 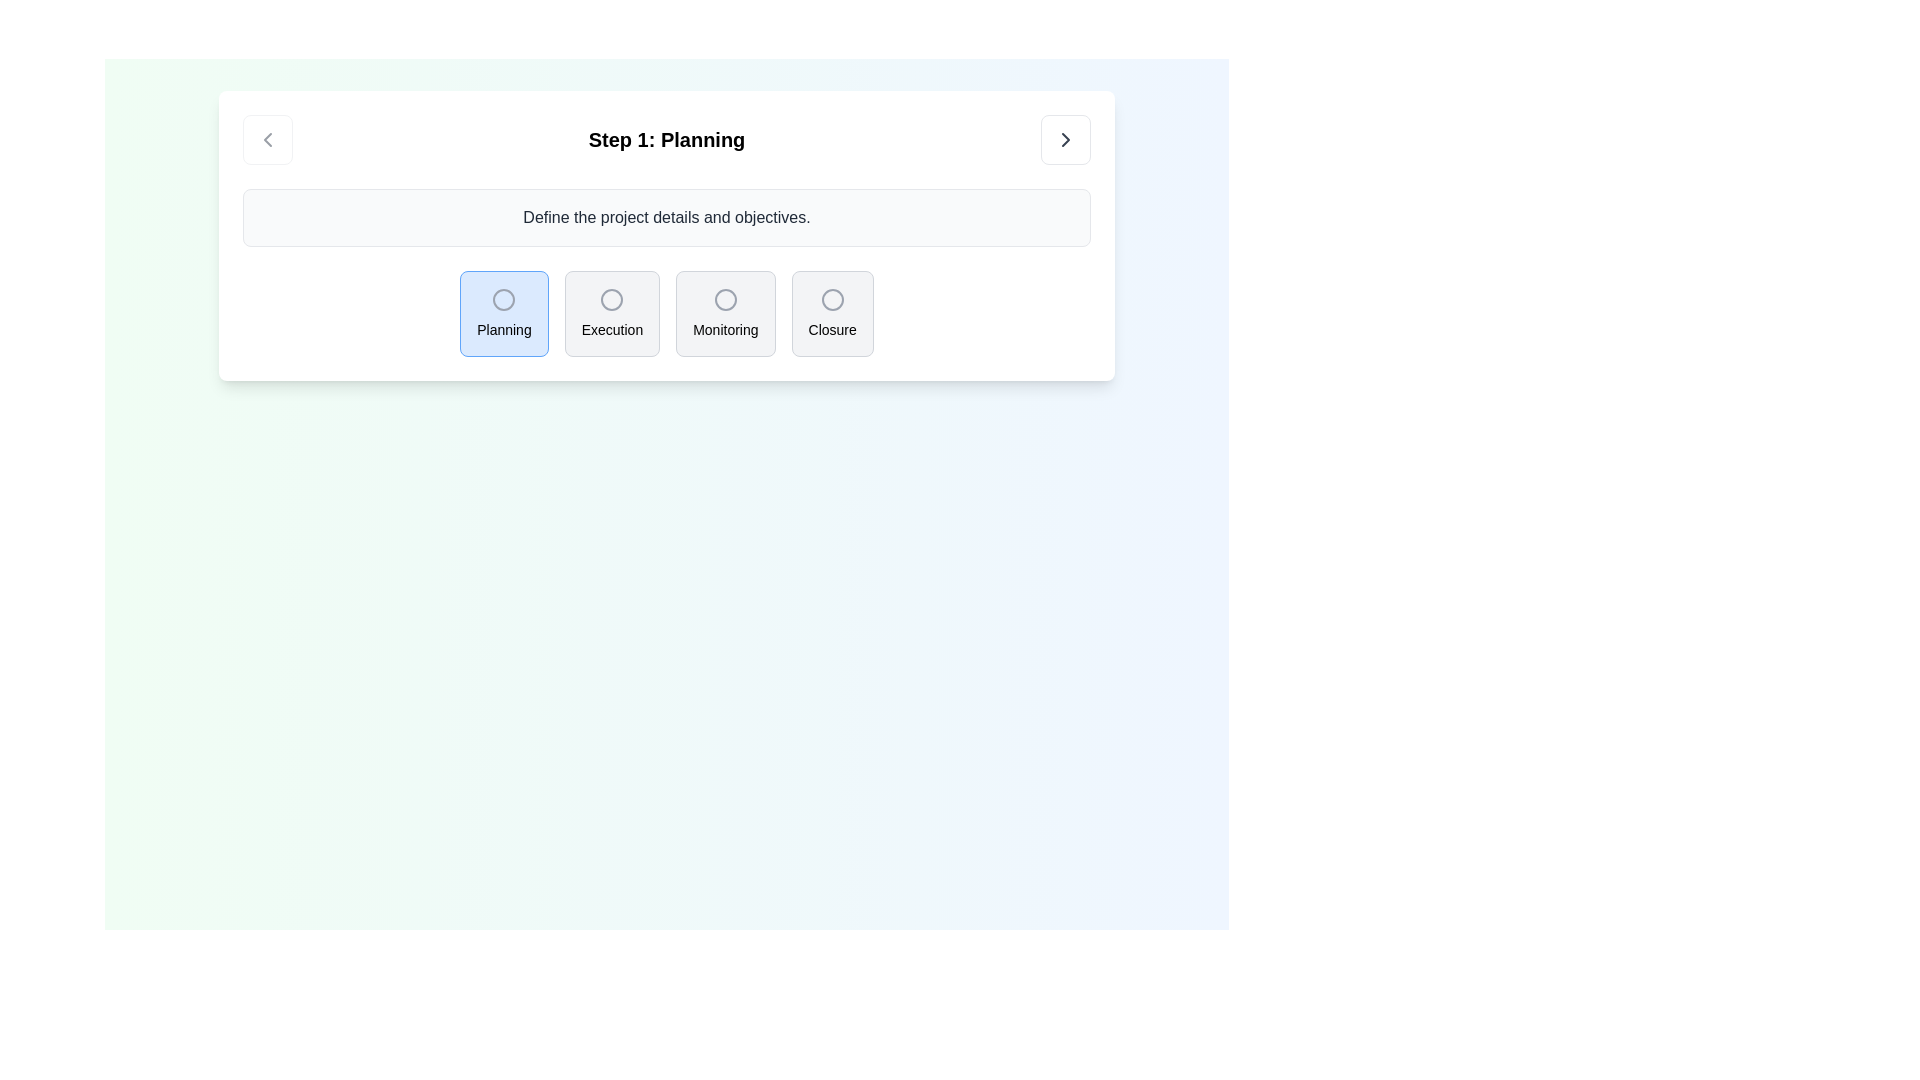 What do you see at coordinates (267, 138) in the screenshot?
I see `the square button with rounded corners containing a leftward-pointing arrow icon, located on the leftmost side of the title bar adjacent to the title text 'Step 1: Planning'` at bounding box center [267, 138].